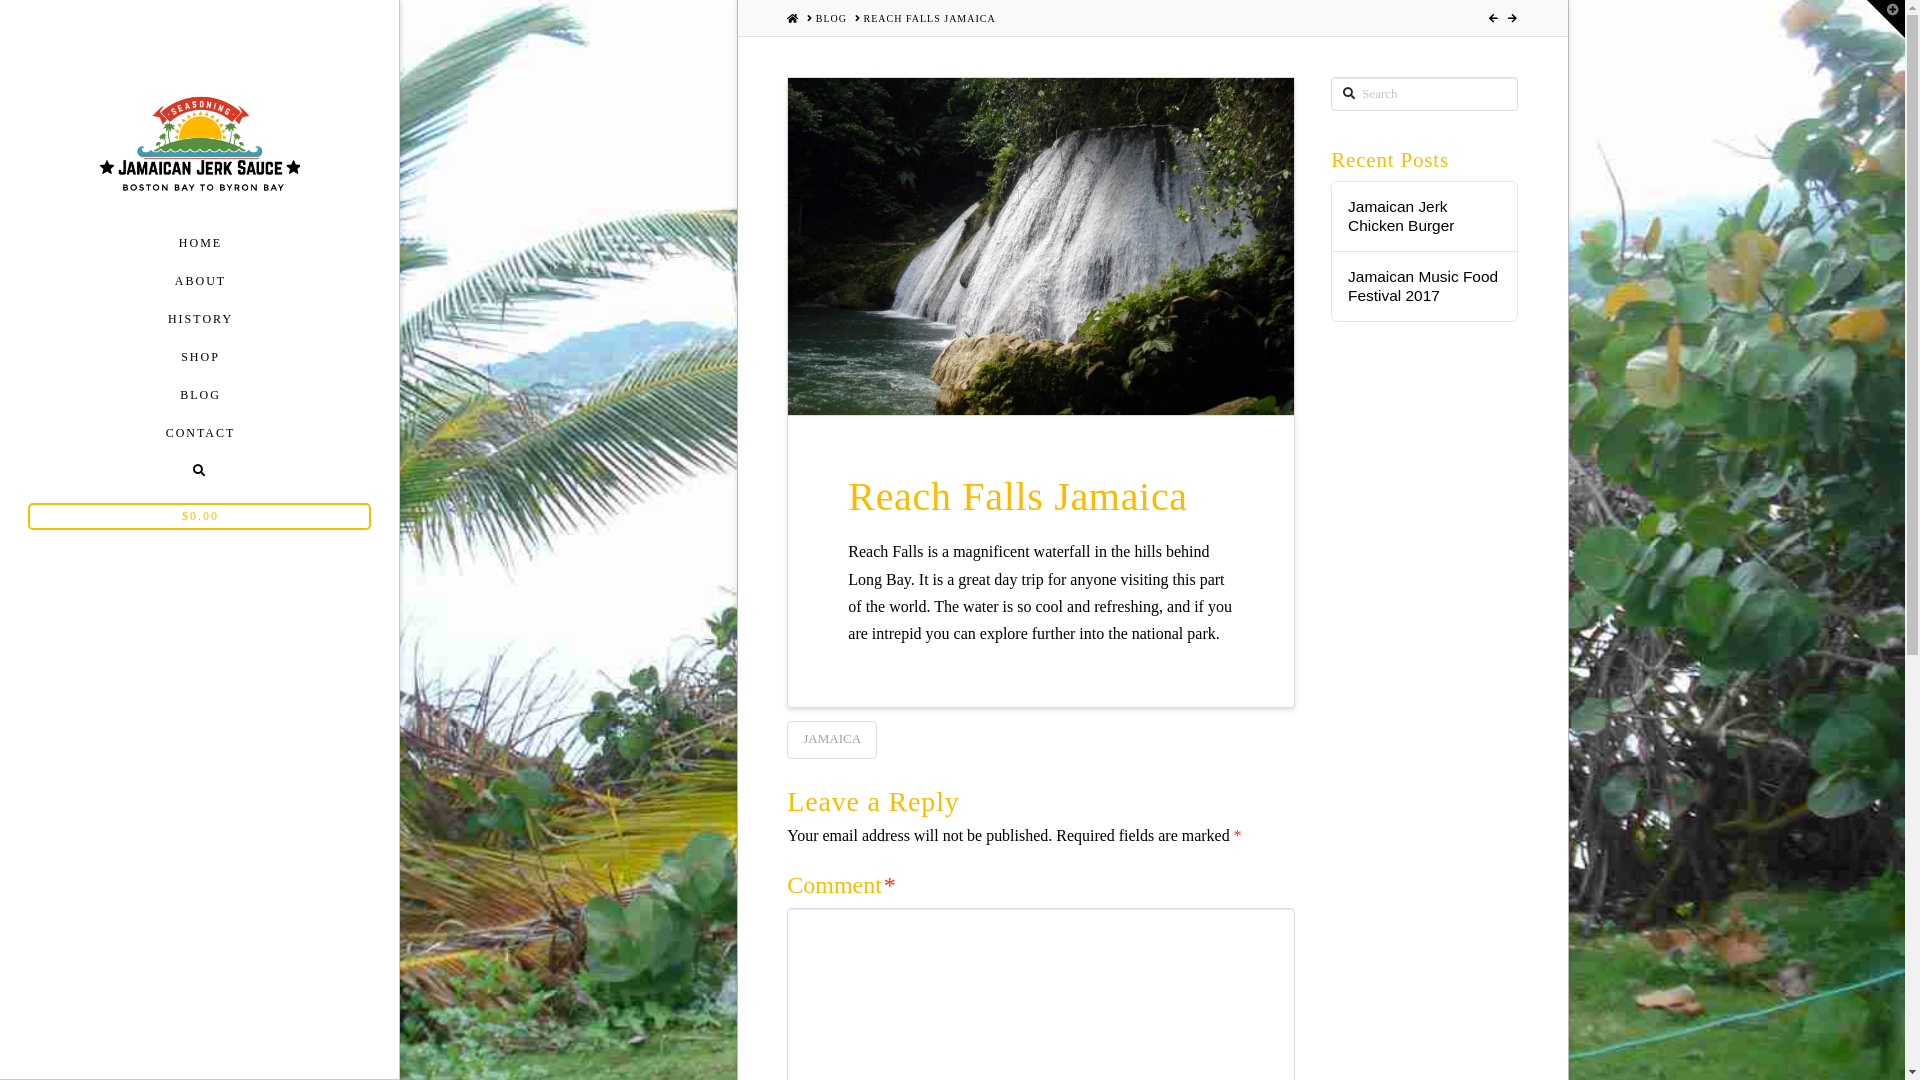  Describe the element at coordinates (1423, 286) in the screenshot. I see `'Jamaican Music Food Festival 2017'` at that location.